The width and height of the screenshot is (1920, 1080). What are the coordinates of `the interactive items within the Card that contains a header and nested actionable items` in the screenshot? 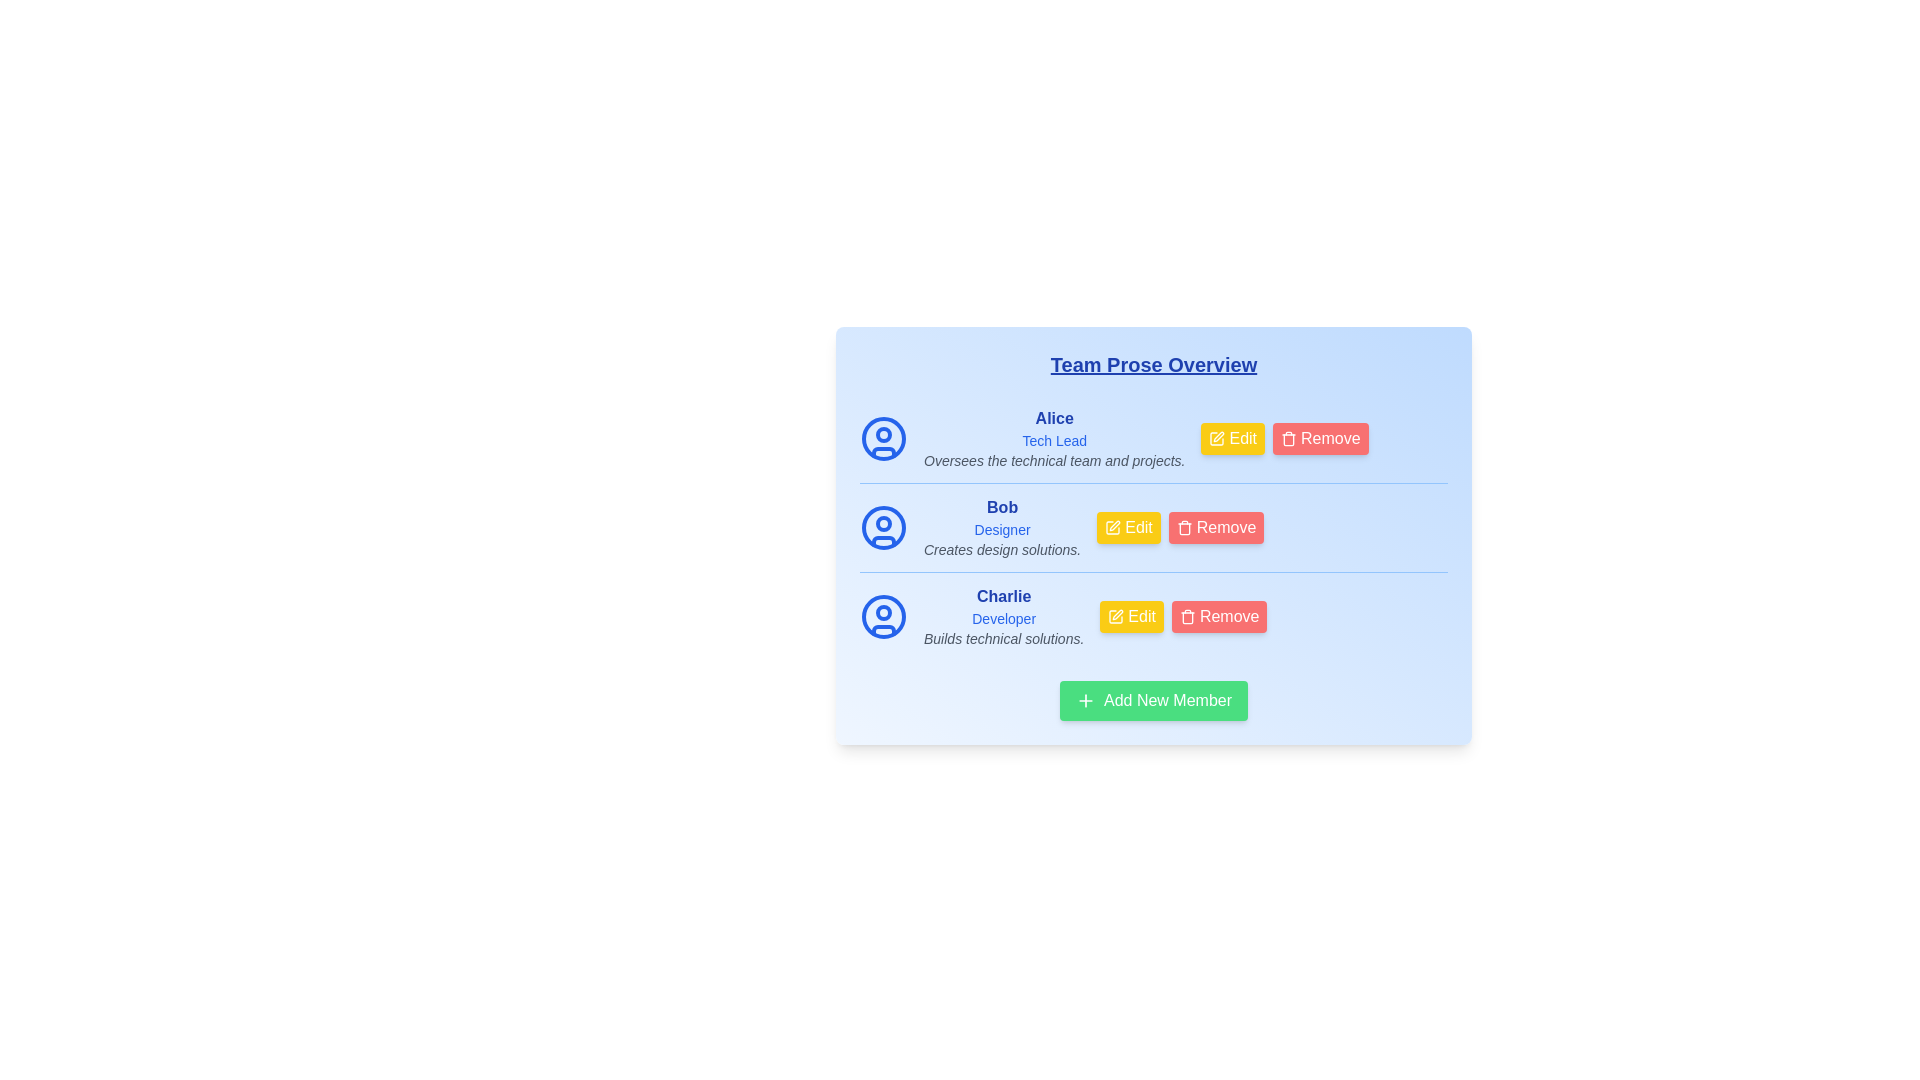 It's located at (1153, 535).